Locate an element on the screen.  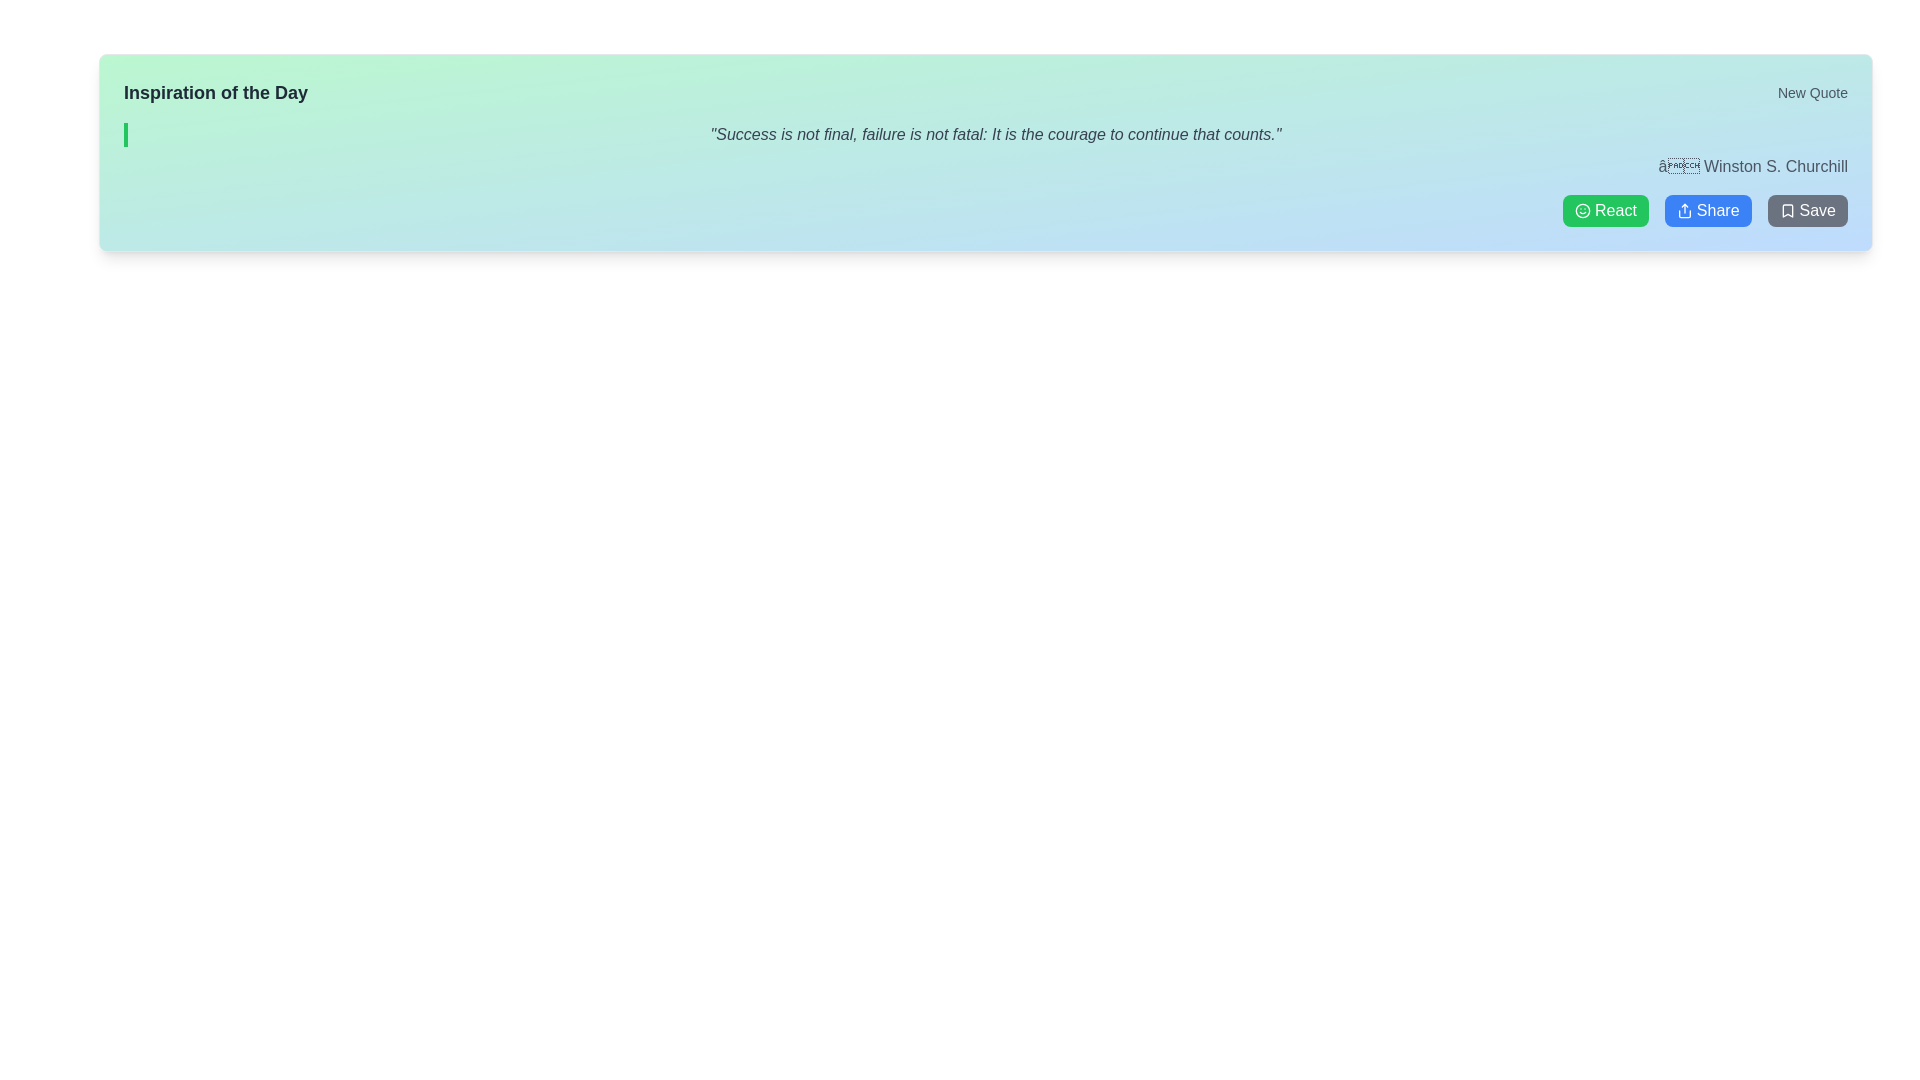
the interactive text or link at the far right of the header section to request or view a new quote, which is positioned next to 'Inspiration of the Day' is located at coordinates (1813, 92).